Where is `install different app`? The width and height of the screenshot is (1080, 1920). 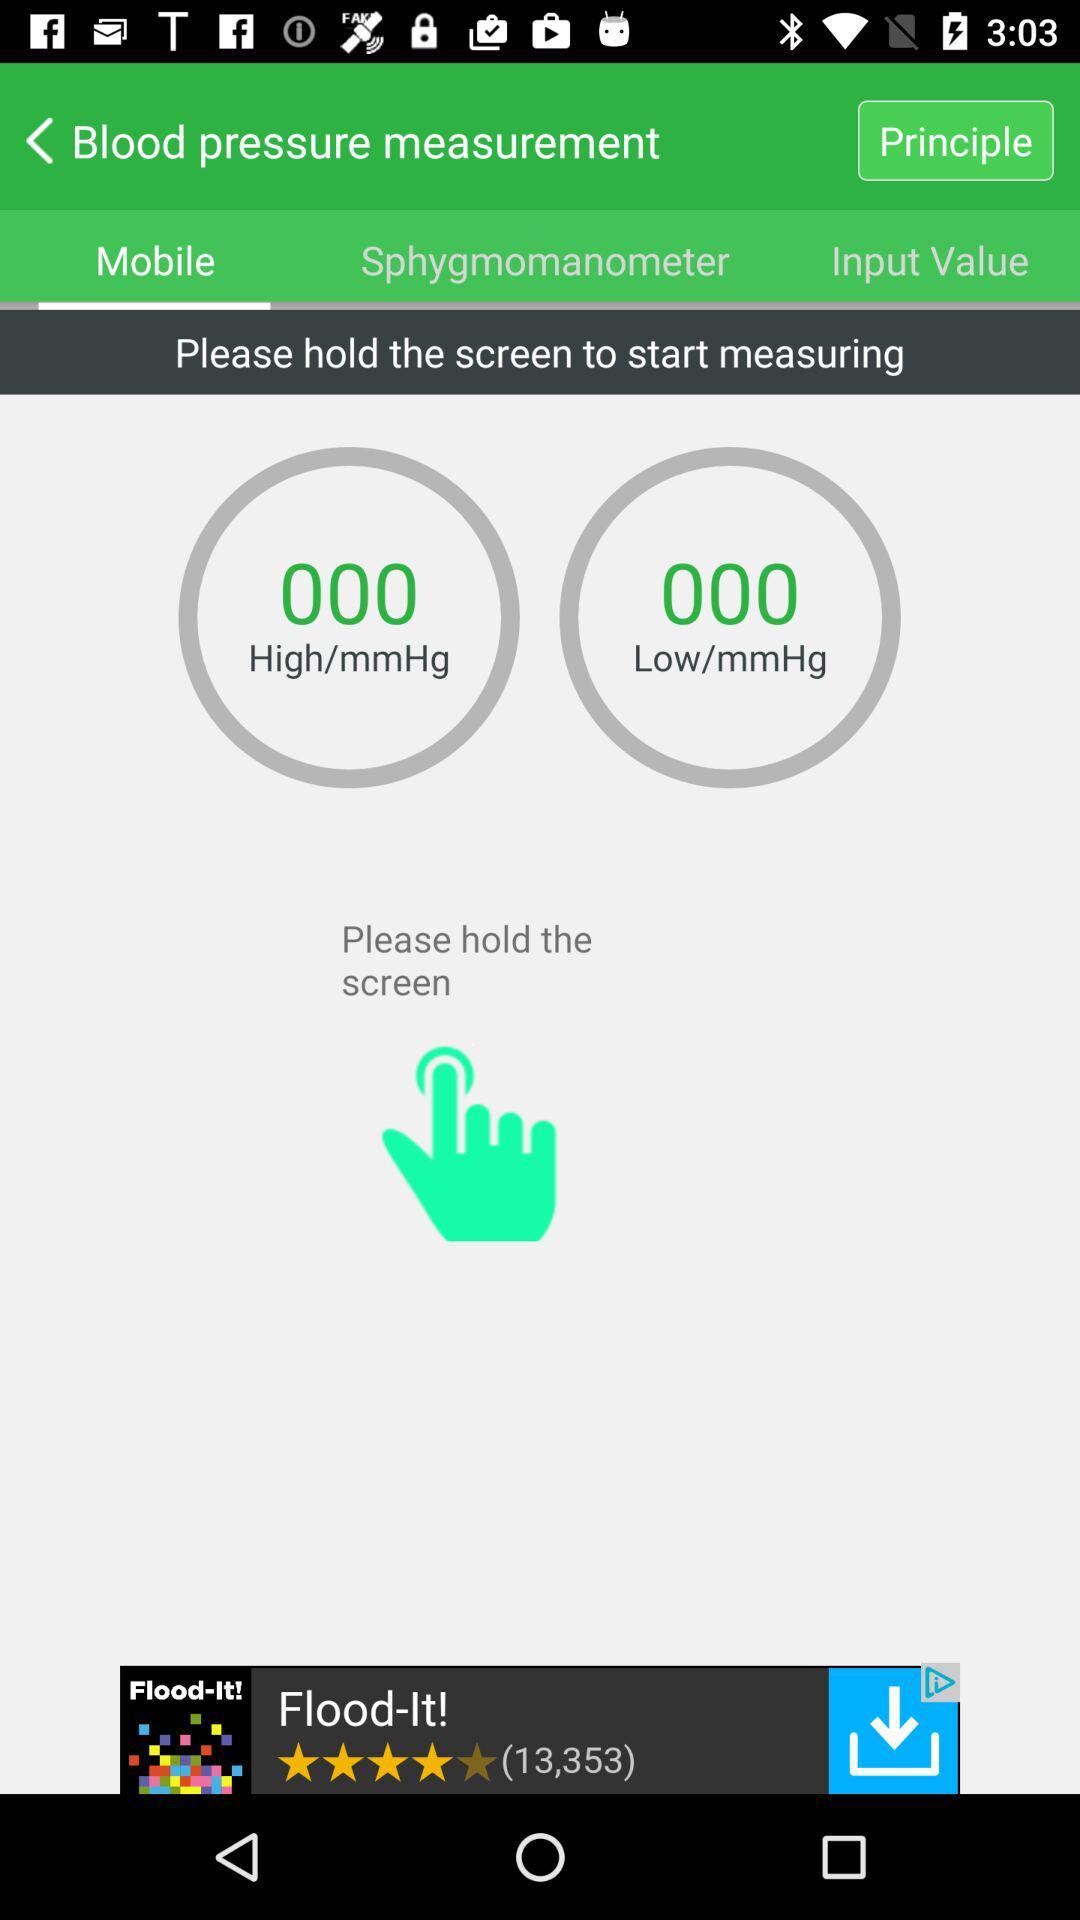
install different app is located at coordinates (540, 1727).